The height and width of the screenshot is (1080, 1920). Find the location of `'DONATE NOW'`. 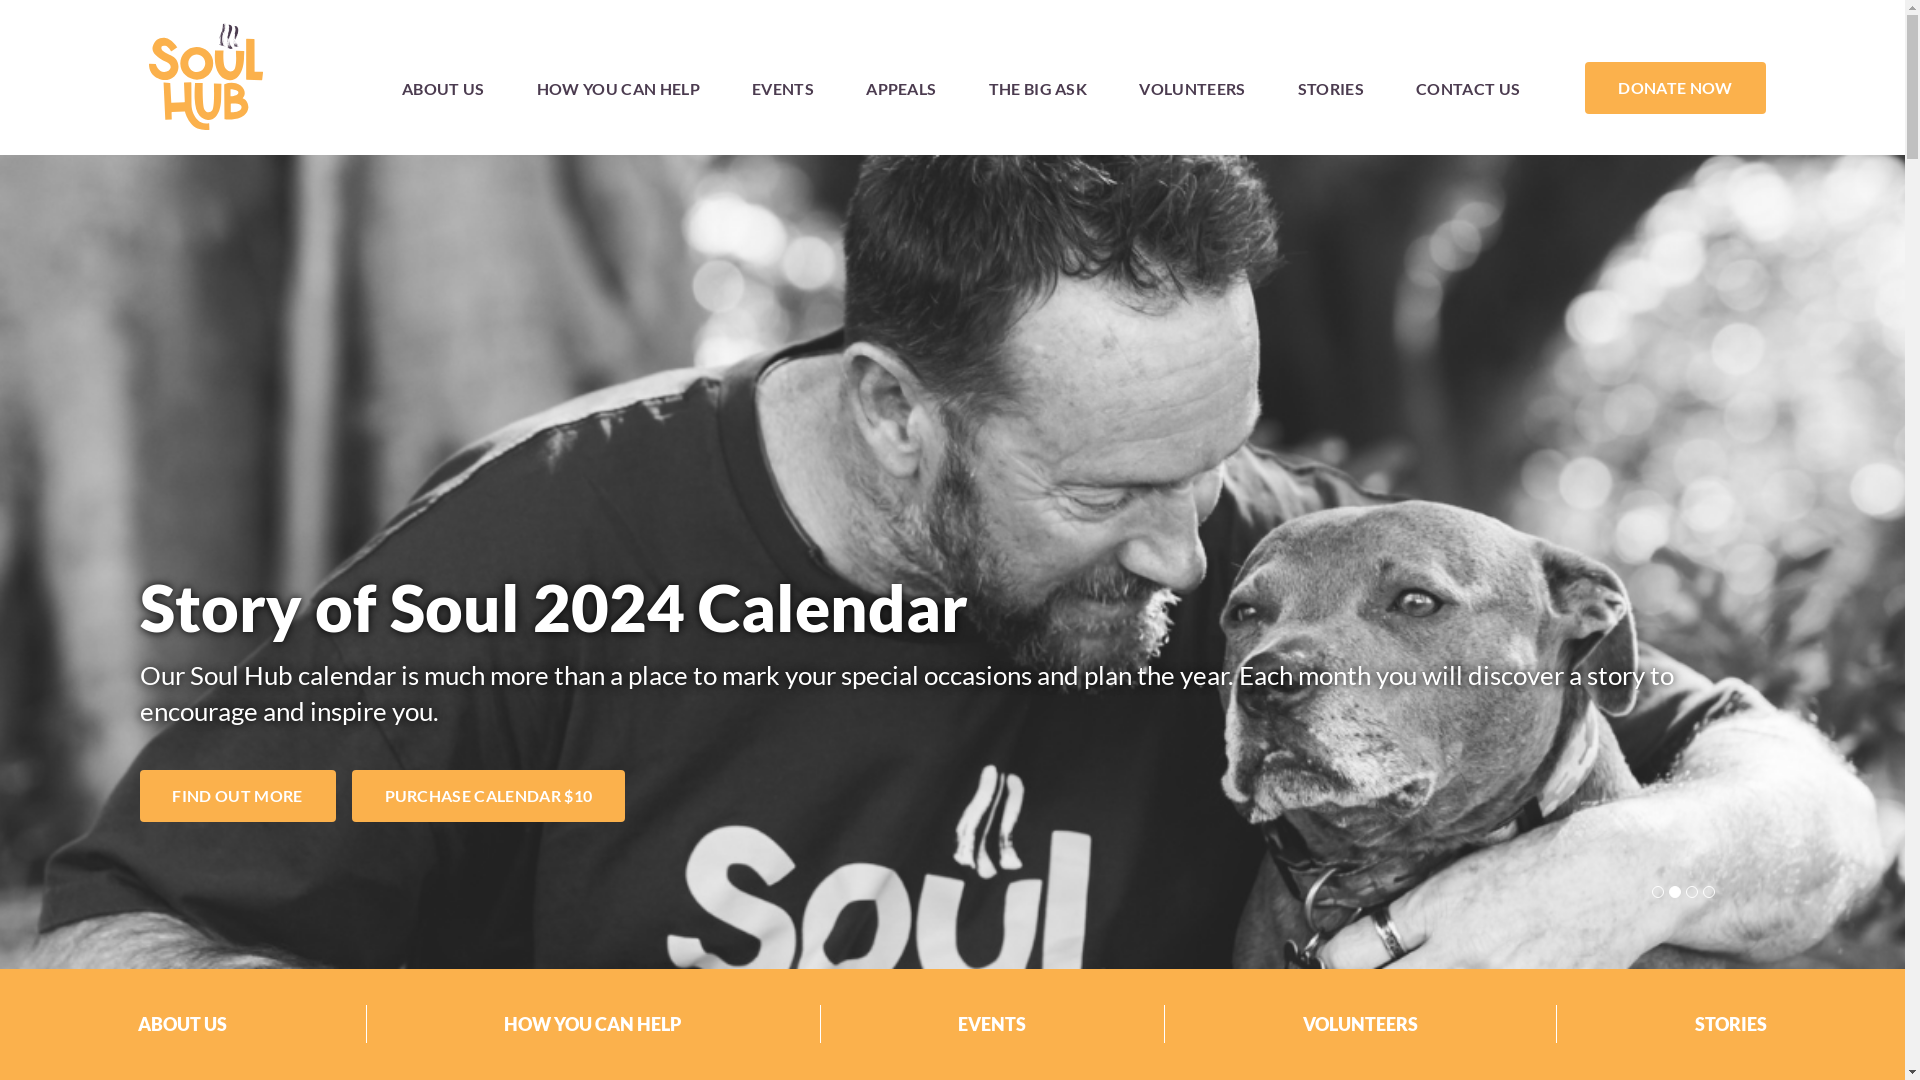

'DONATE NOW' is located at coordinates (1675, 87).